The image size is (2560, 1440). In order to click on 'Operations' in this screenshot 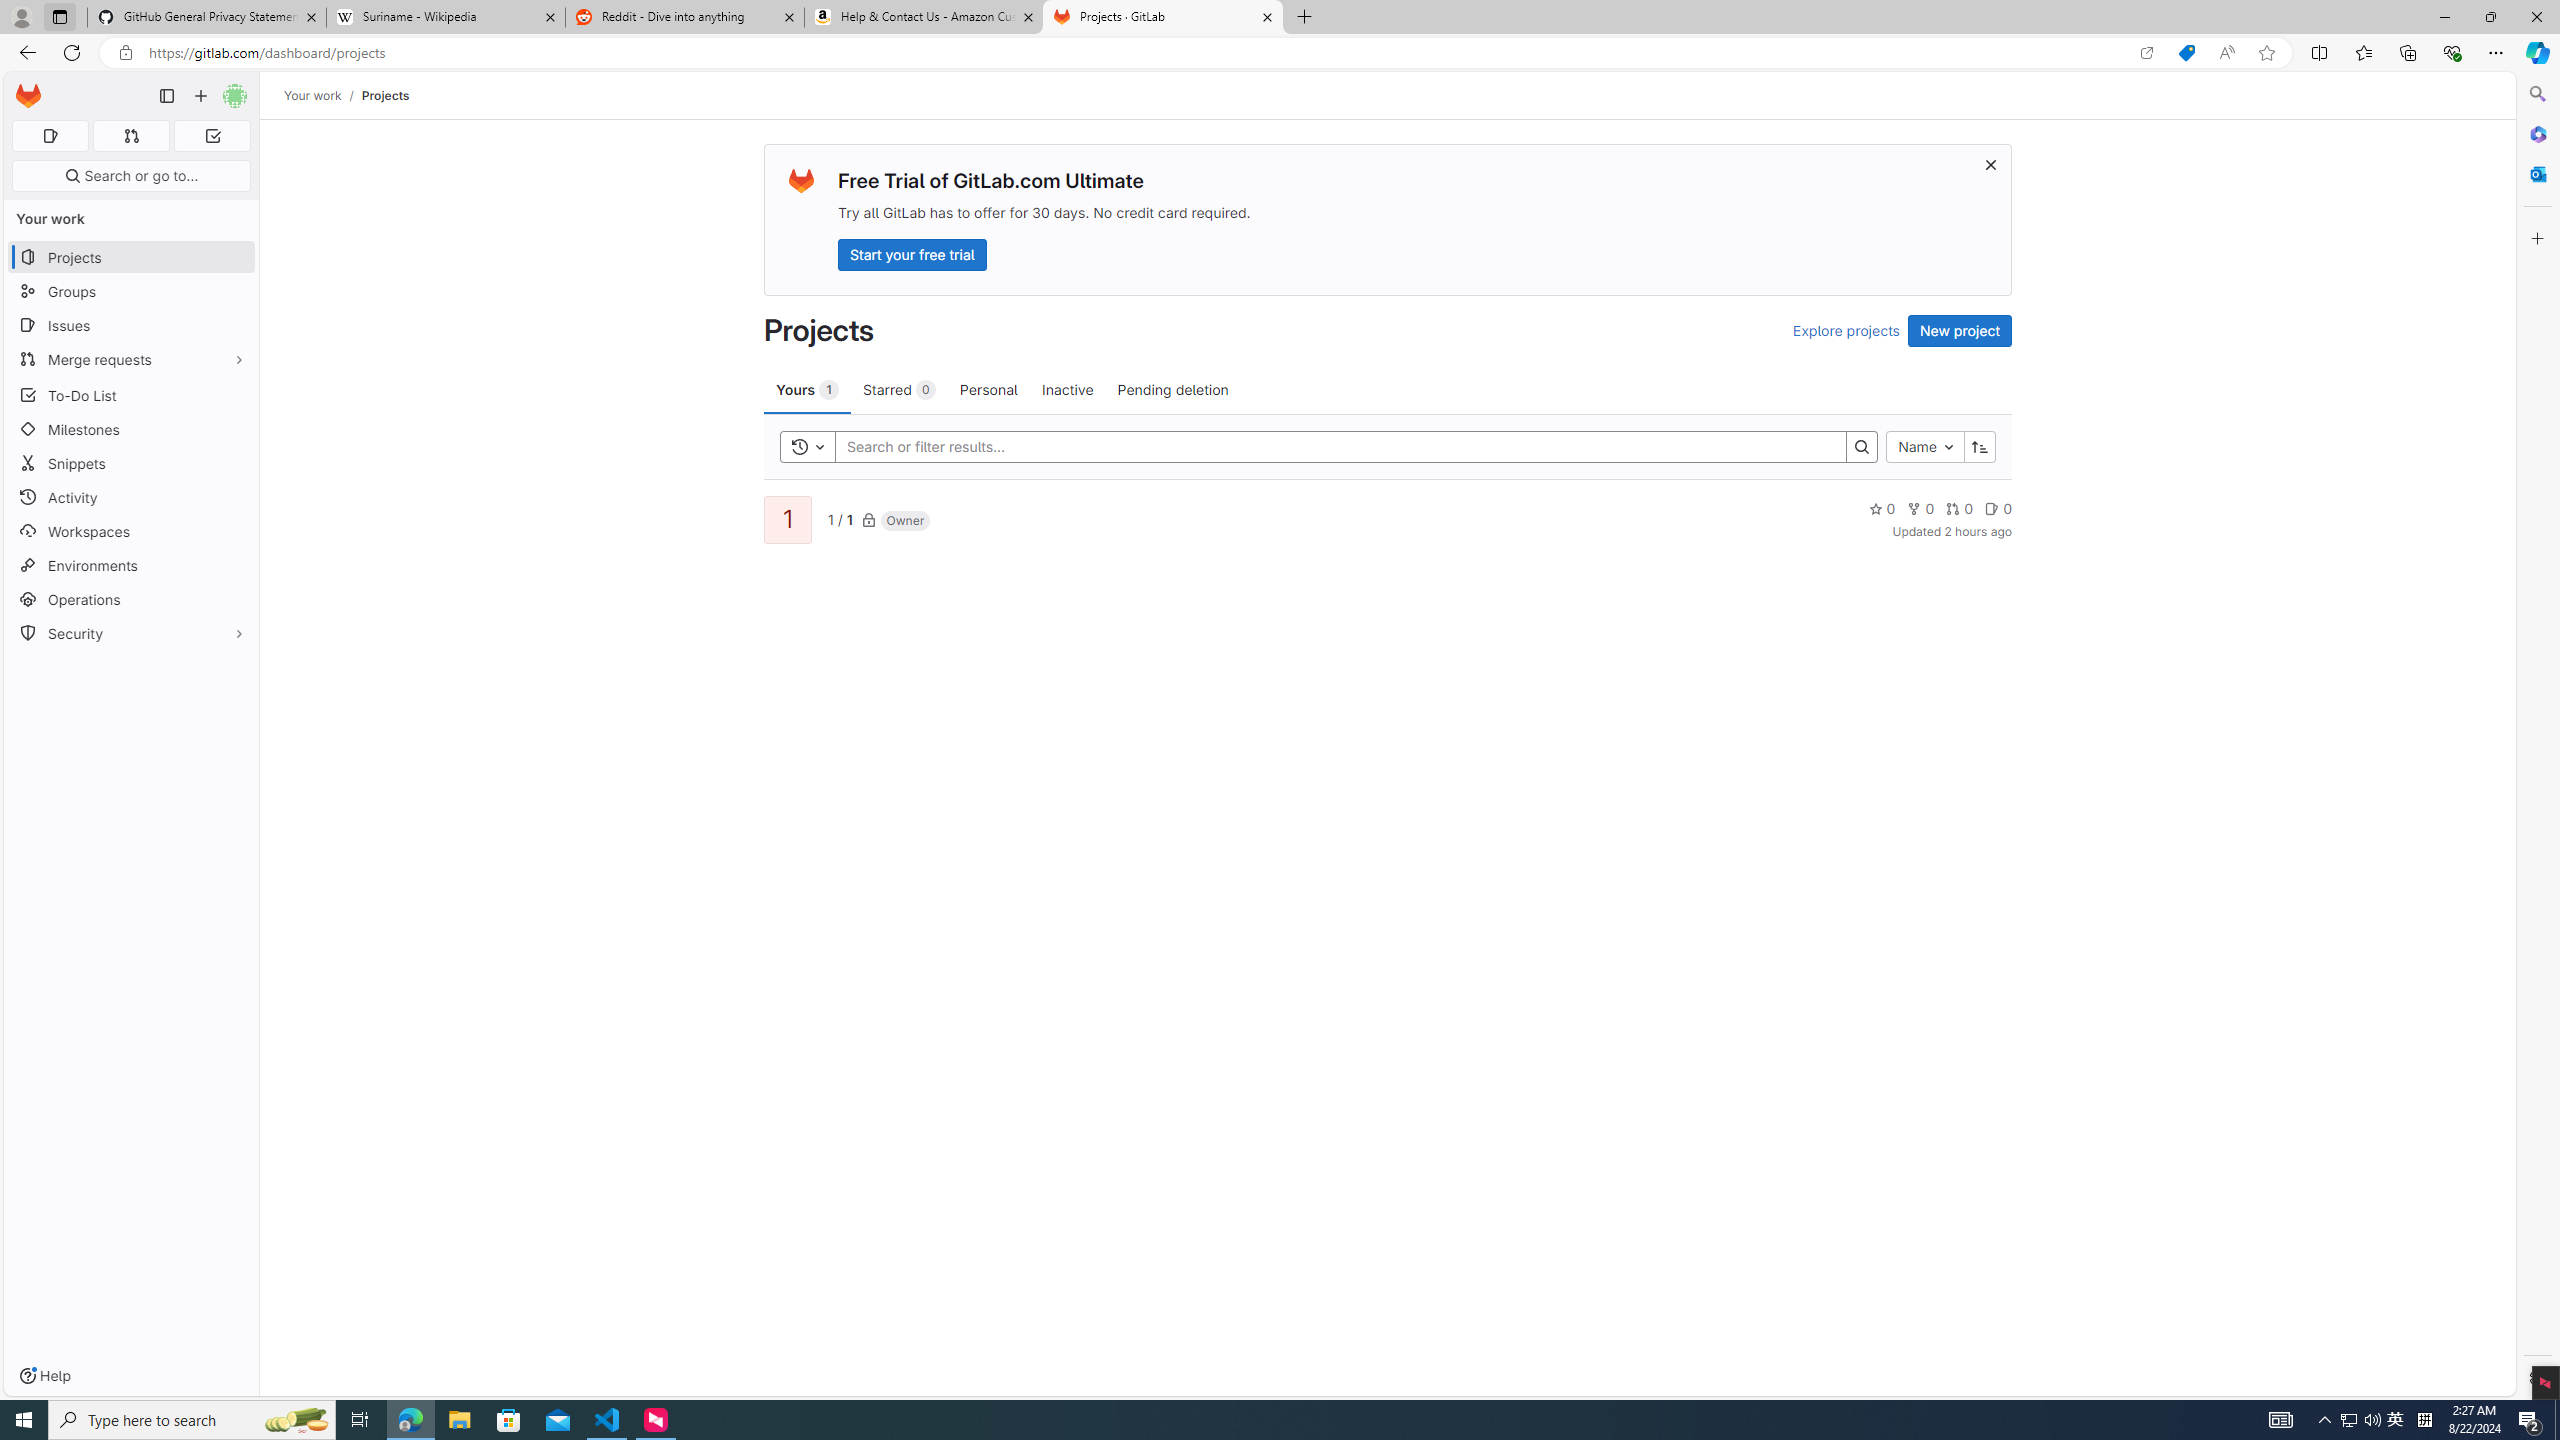, I will do `click(130, 598)`.